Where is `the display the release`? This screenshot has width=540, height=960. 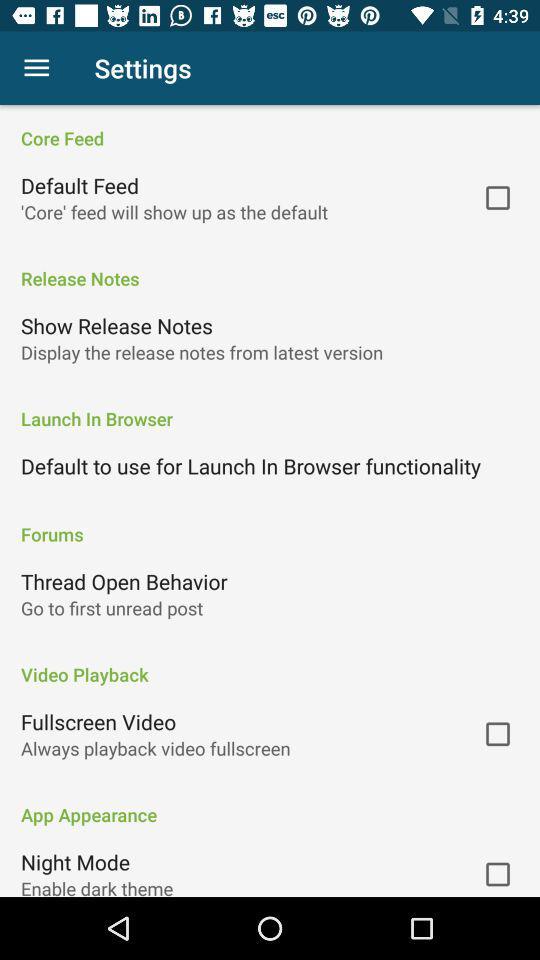
the display the release is located at coordinates (202, 352).